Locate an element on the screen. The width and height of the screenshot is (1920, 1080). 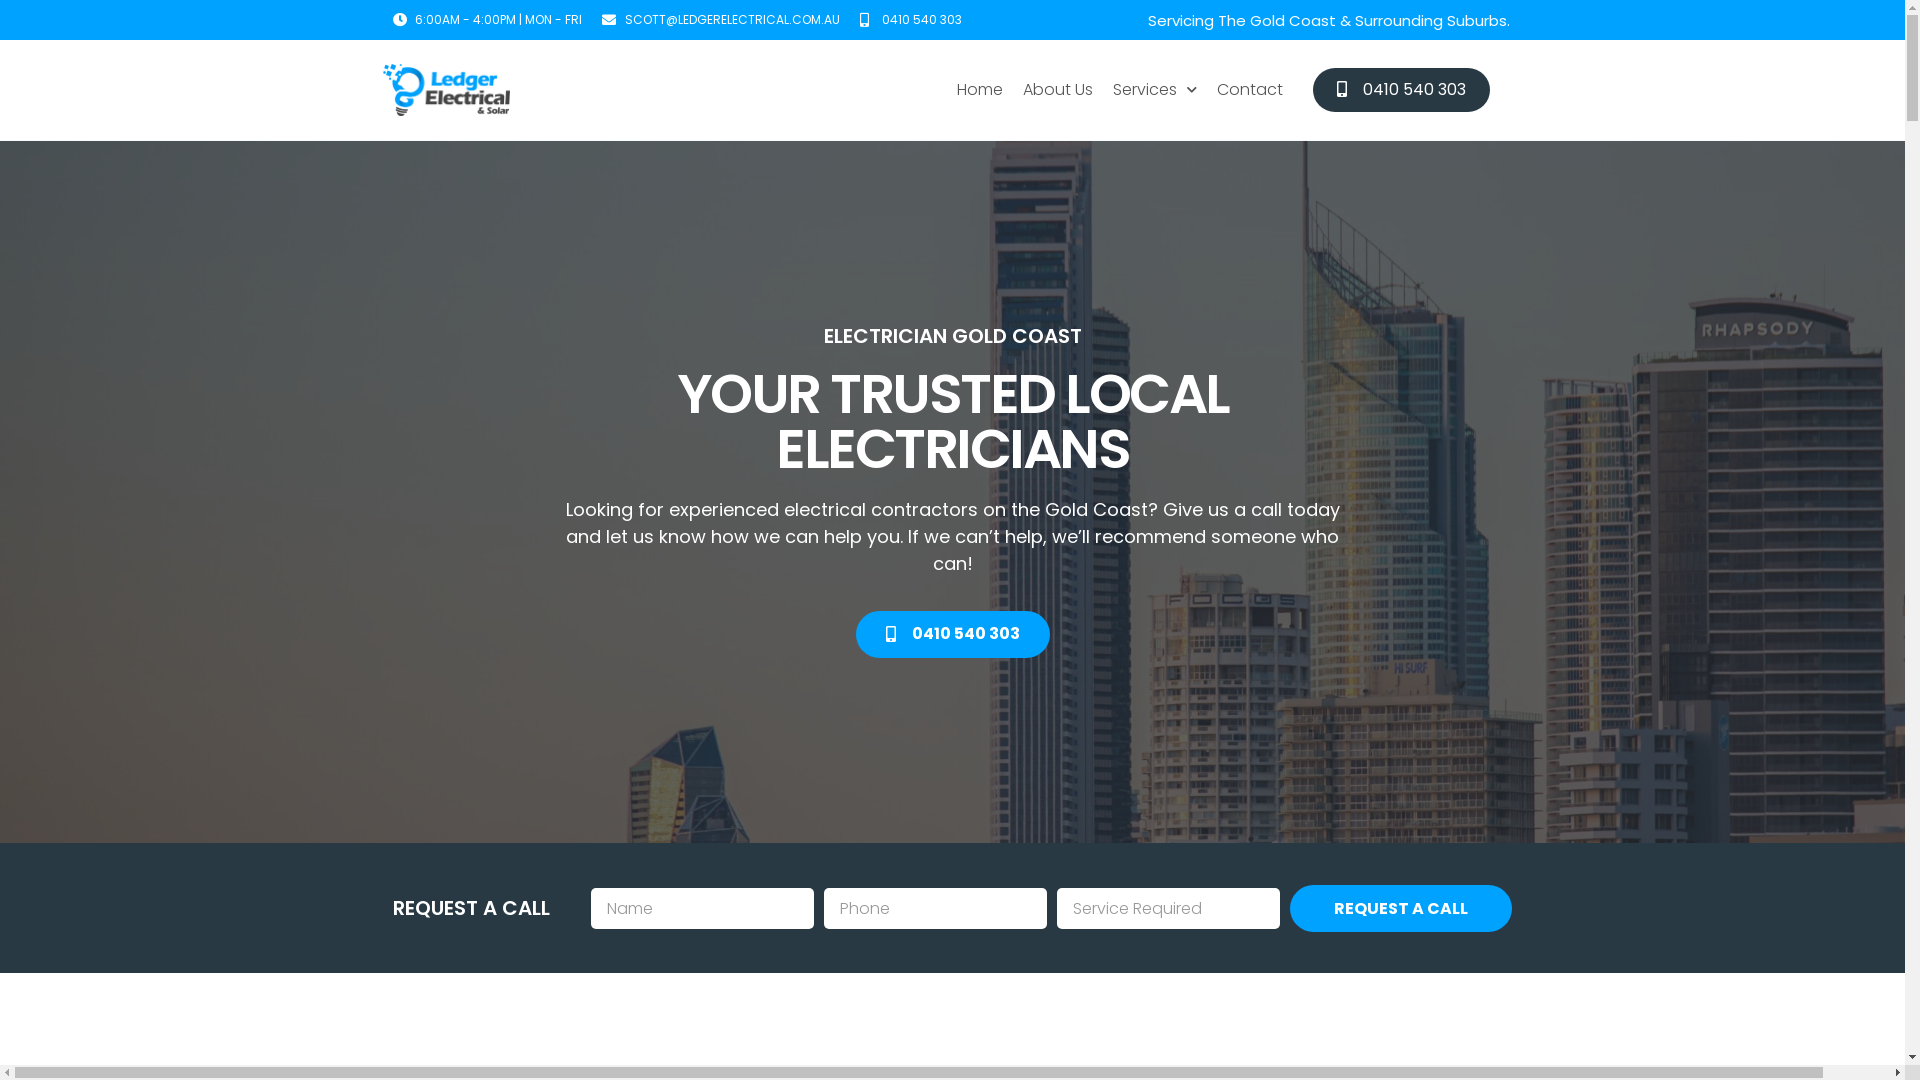
'0410 540 303' is located at coordinates (1400, 88).